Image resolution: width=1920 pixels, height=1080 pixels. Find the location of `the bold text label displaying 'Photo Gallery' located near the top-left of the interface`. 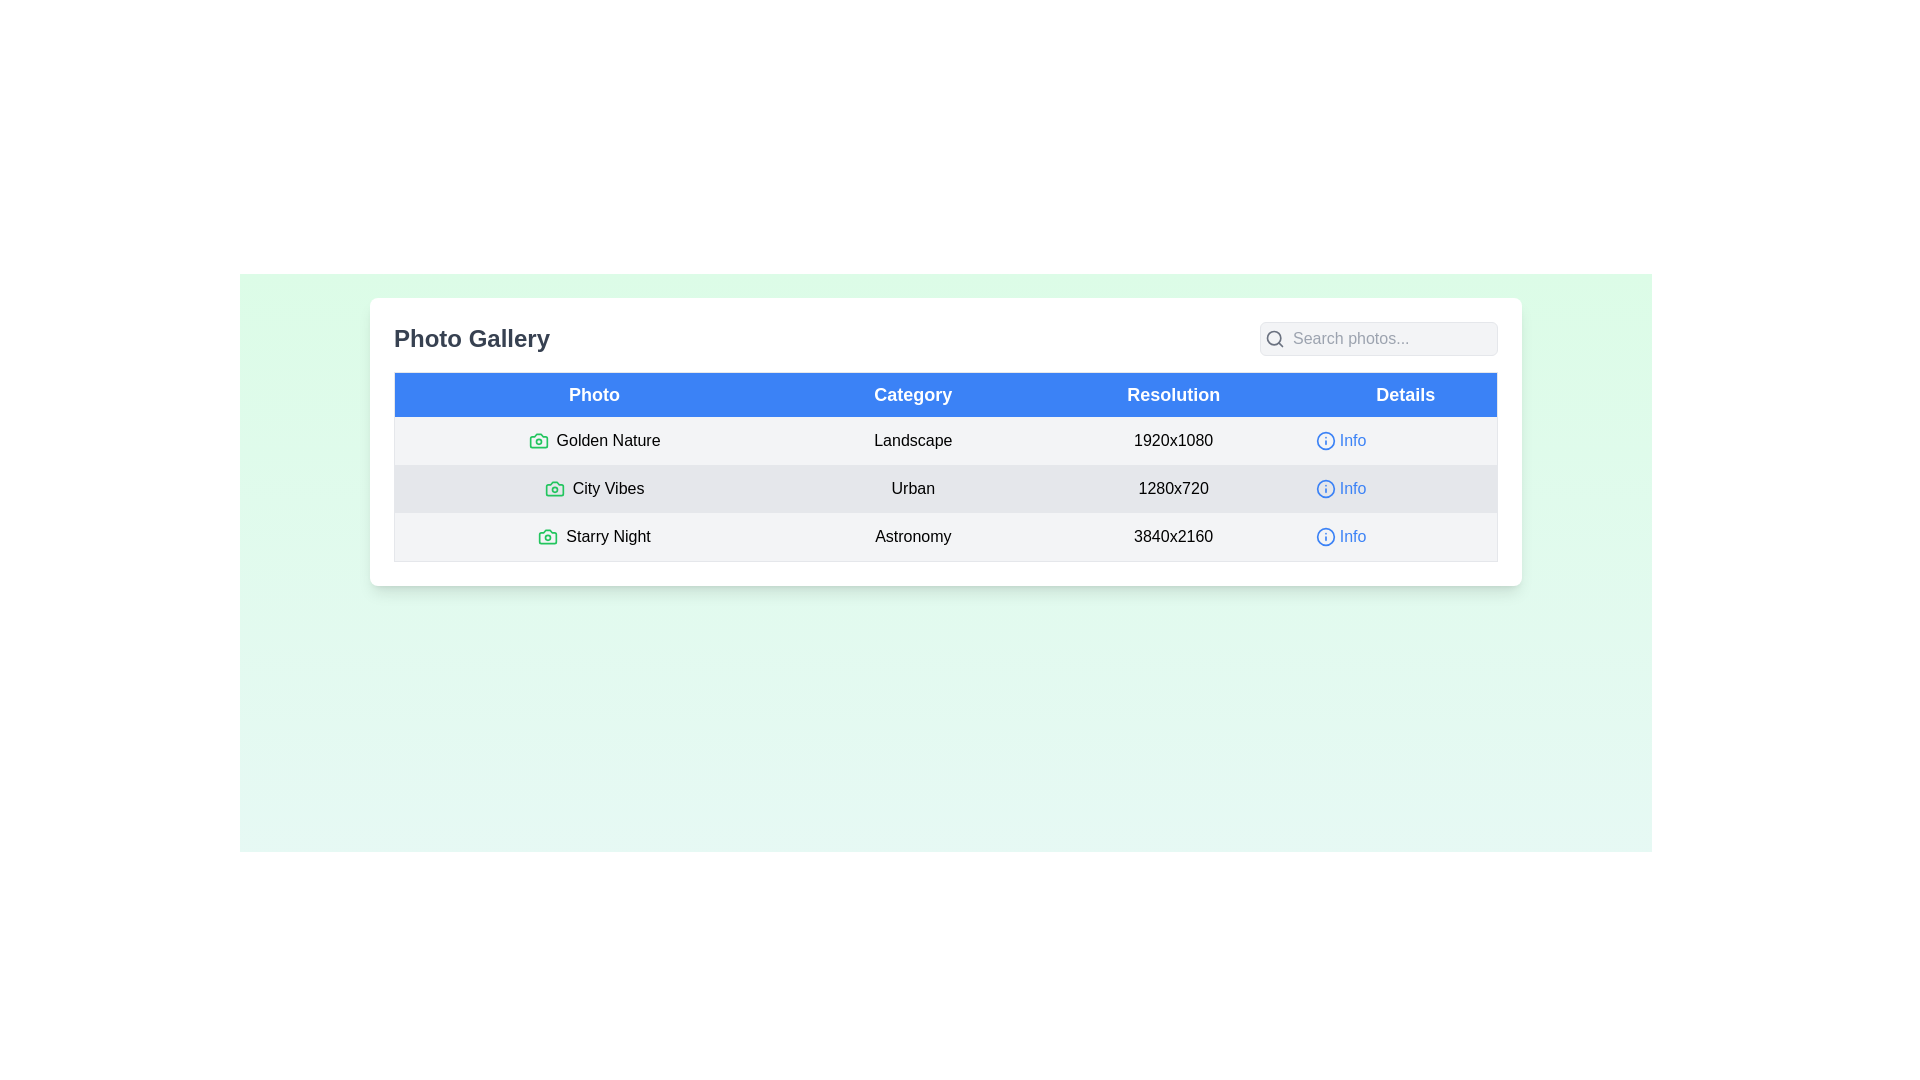

the bold text label displaying 'Photo Gallery' located near the top-left of the interface is located at coordinates (470, 338).